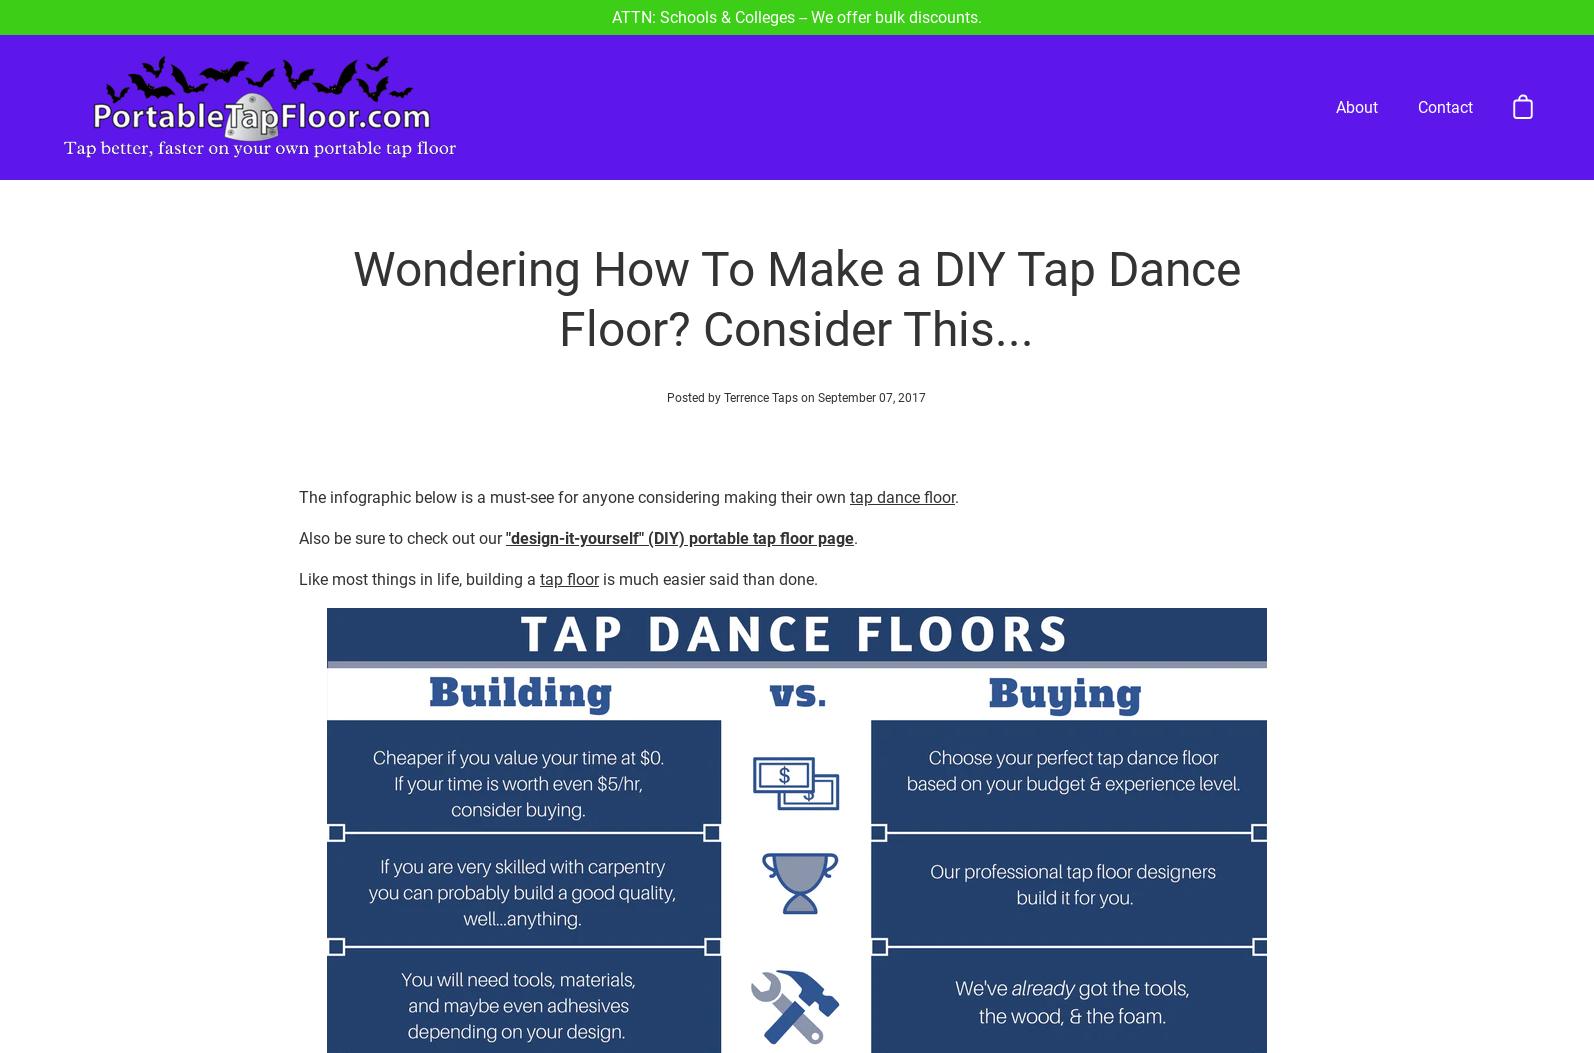 This screenshot has width=1594, height=1053. Describe the element at coordinates (706, 505) in the screenshot. I see `'is much easier said than done.'` at that location.